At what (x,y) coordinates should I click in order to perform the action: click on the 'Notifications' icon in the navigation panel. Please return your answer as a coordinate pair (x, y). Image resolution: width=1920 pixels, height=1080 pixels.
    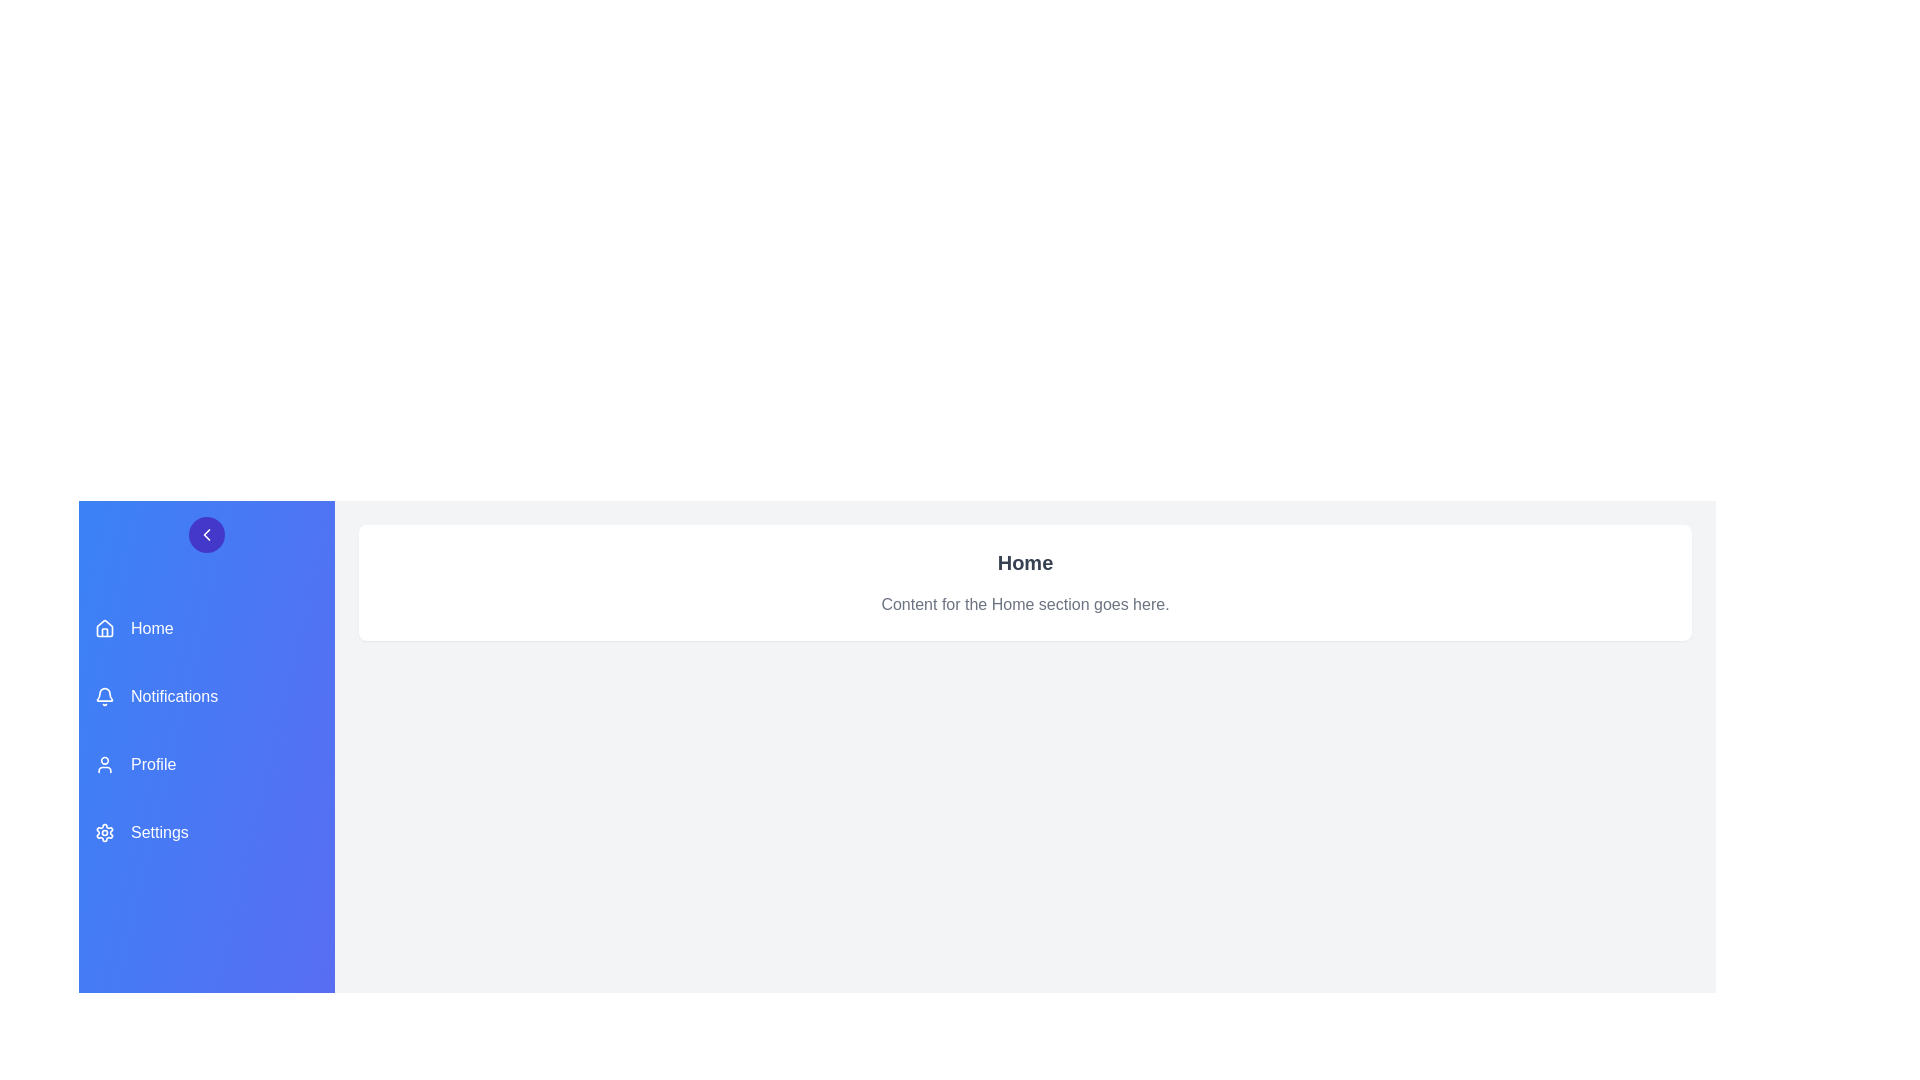
    Looking at the image, I should click on (104, 696).